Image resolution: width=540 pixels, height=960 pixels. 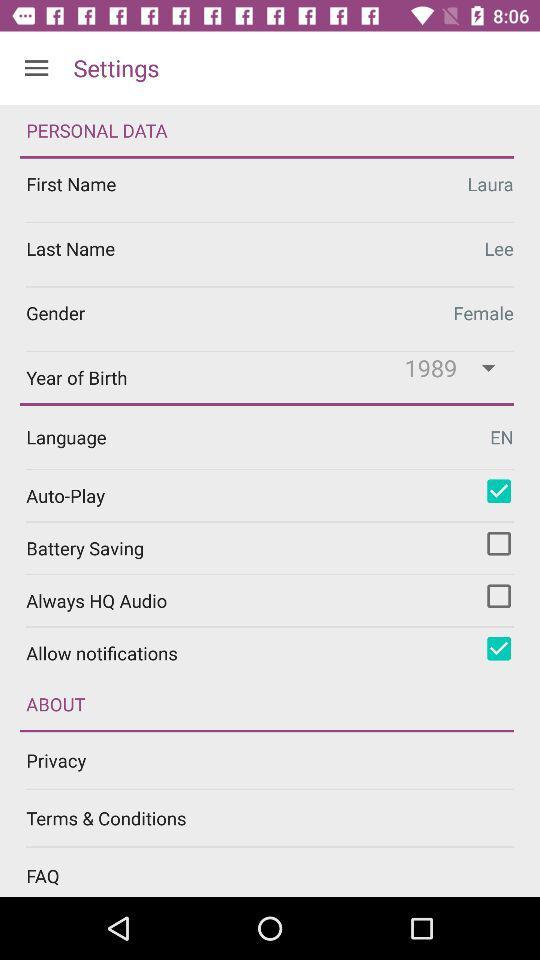 I want to click on last name, so click(x=270, y=253).